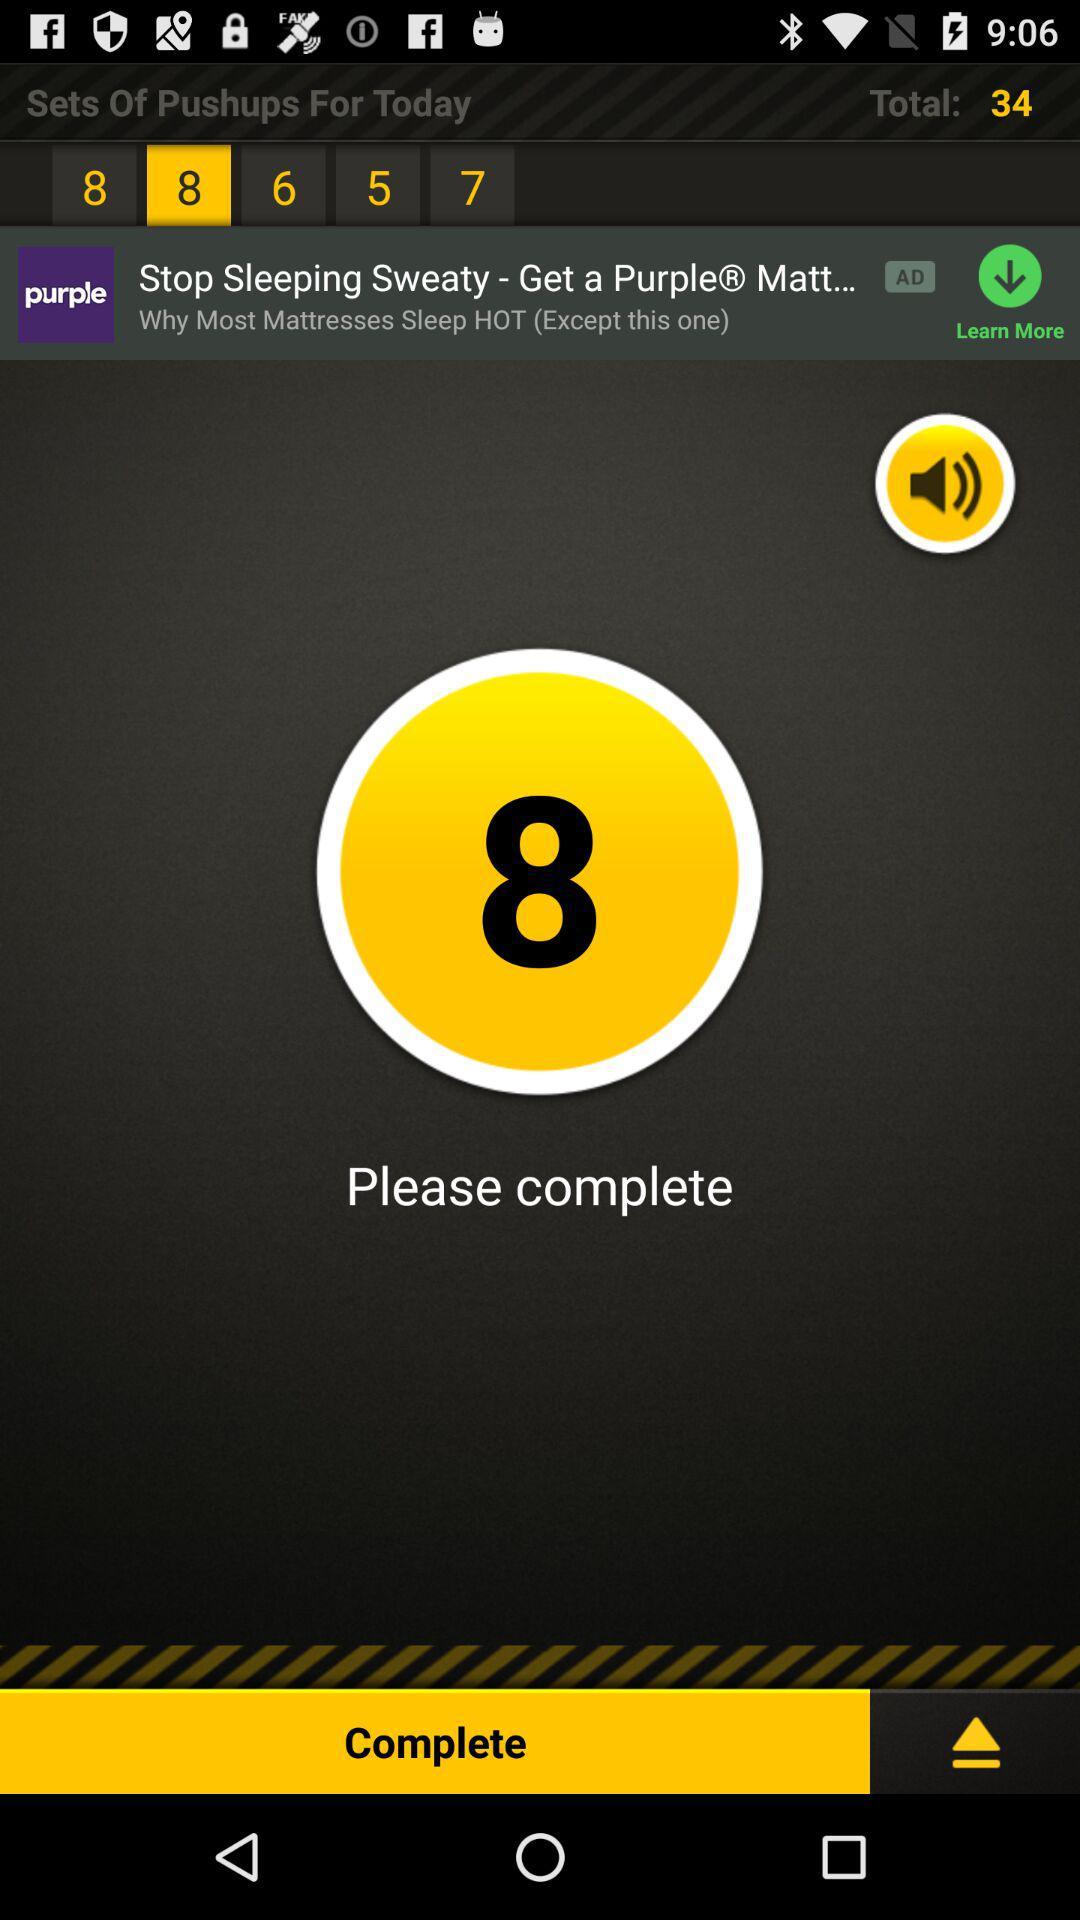 The width and height of the screenshot is (1080, 1920). What do you see at coordinates (535, 275) in the screenshot?
I see `the app above the why most mattresses app` at bounding box center [535, 275].